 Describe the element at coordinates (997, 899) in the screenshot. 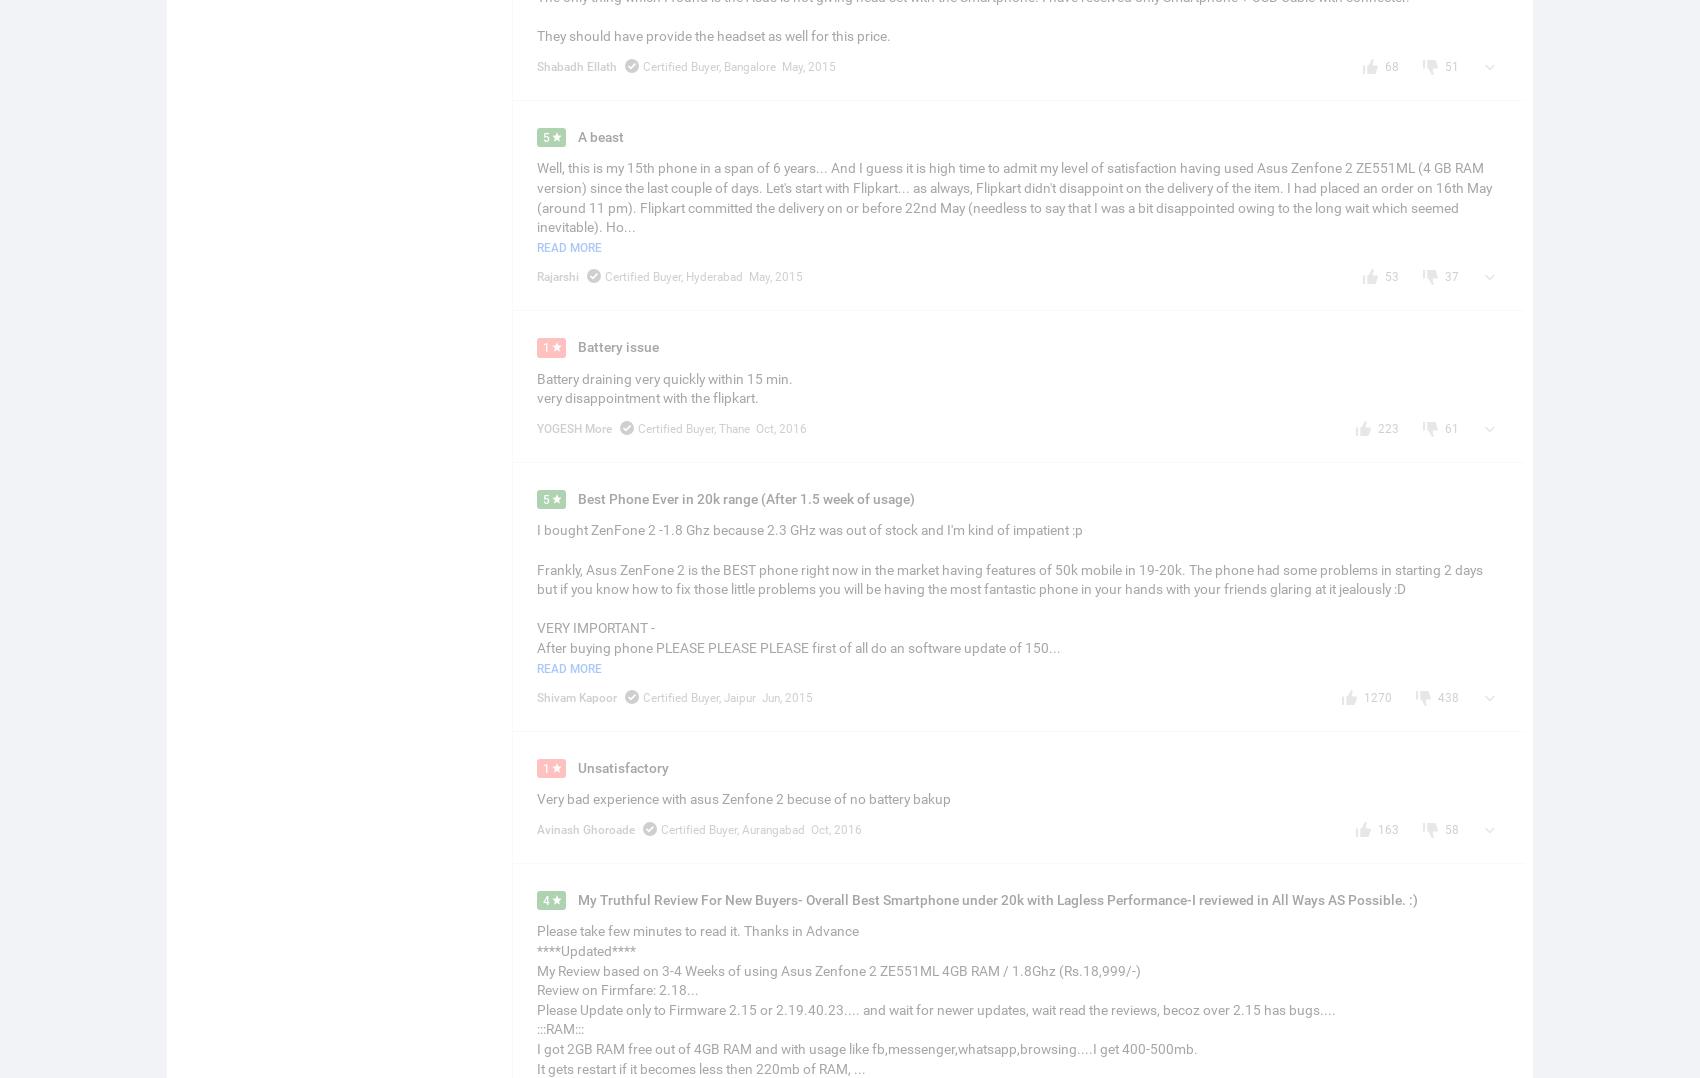

I see `'My Truthful Review For New Buyers- Overall Best Smartphone under 20k with Lagless Performance-I reviewed in All Ways AS Possible. :)'` at that location.